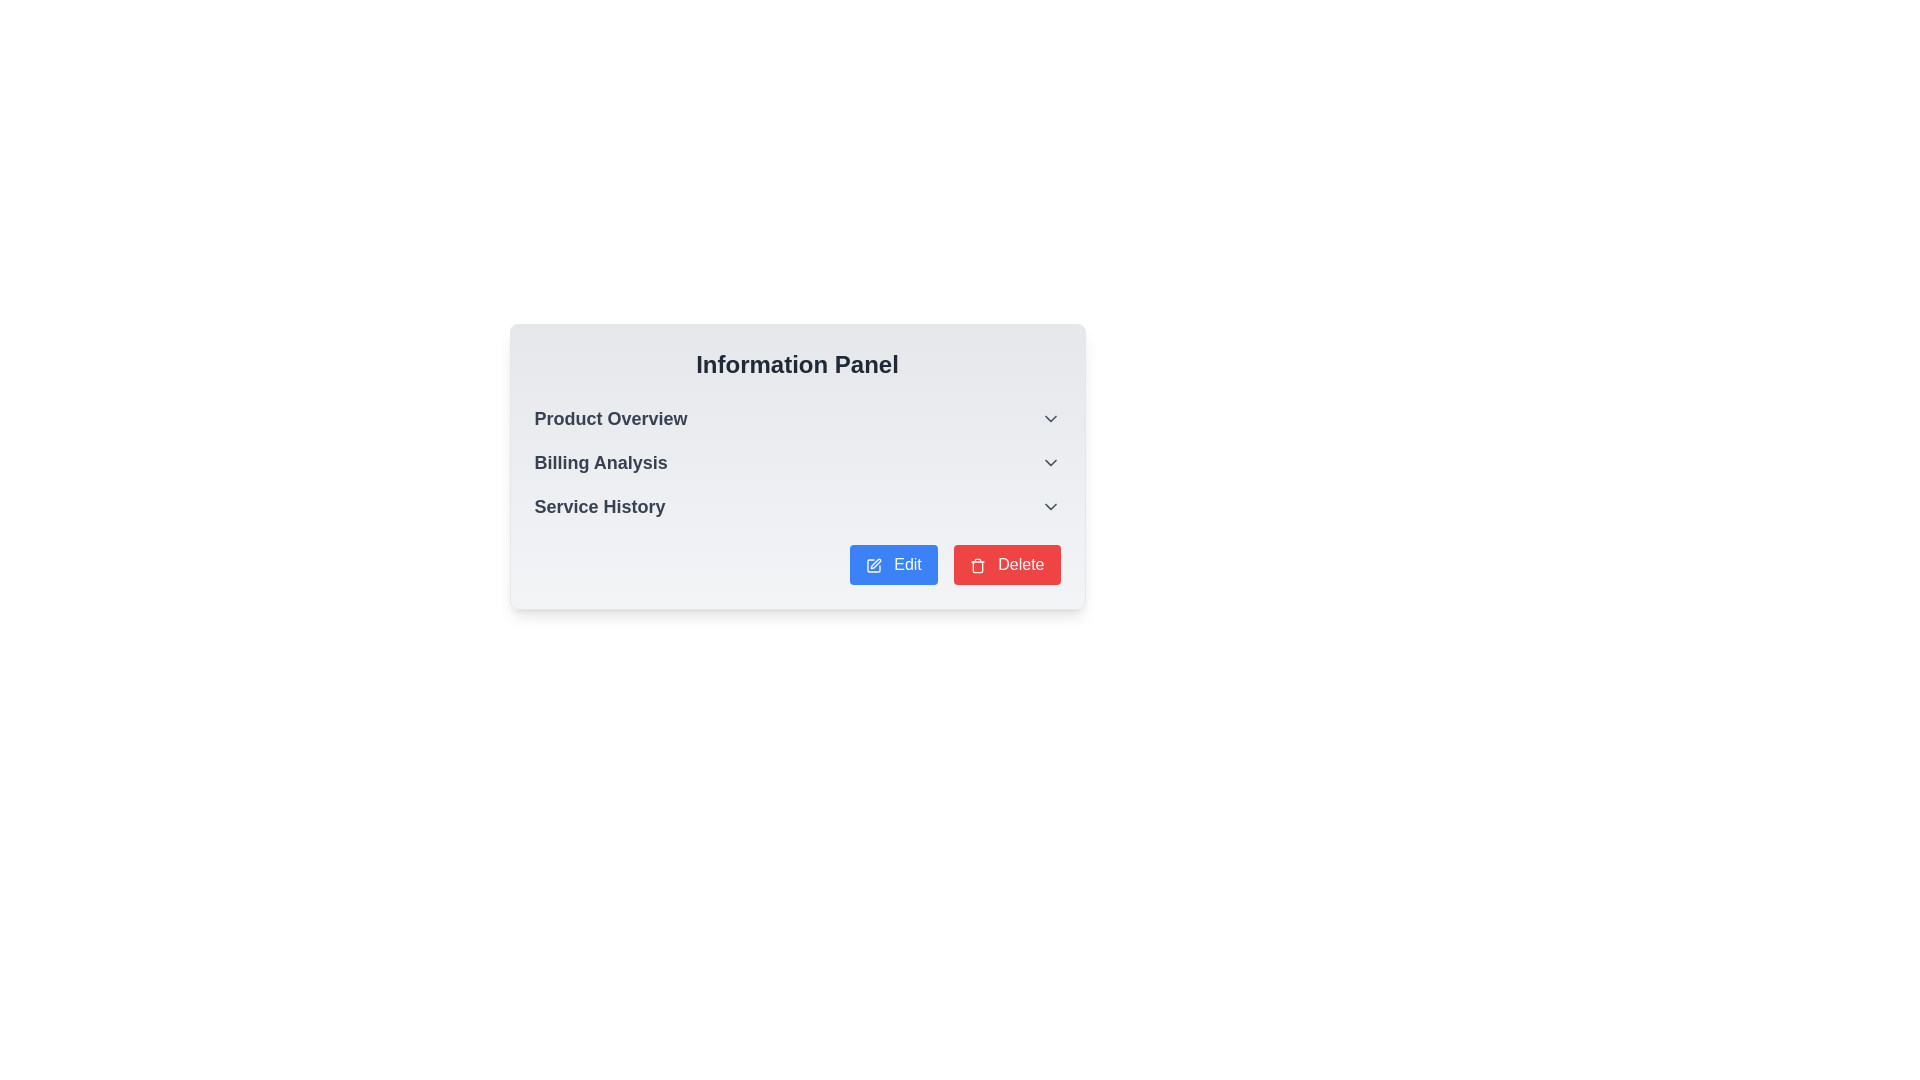 The width and height of the screenshot is (1920, 1080). What do you see at coordinates (1007, 564) in the screenshot?
I see `the 'Delete' button located at the bottom-right corner of the 'Information Panel', which is the second button in a horizontal pair, to initiate the delete operation` at bounding box center [1007, 564].